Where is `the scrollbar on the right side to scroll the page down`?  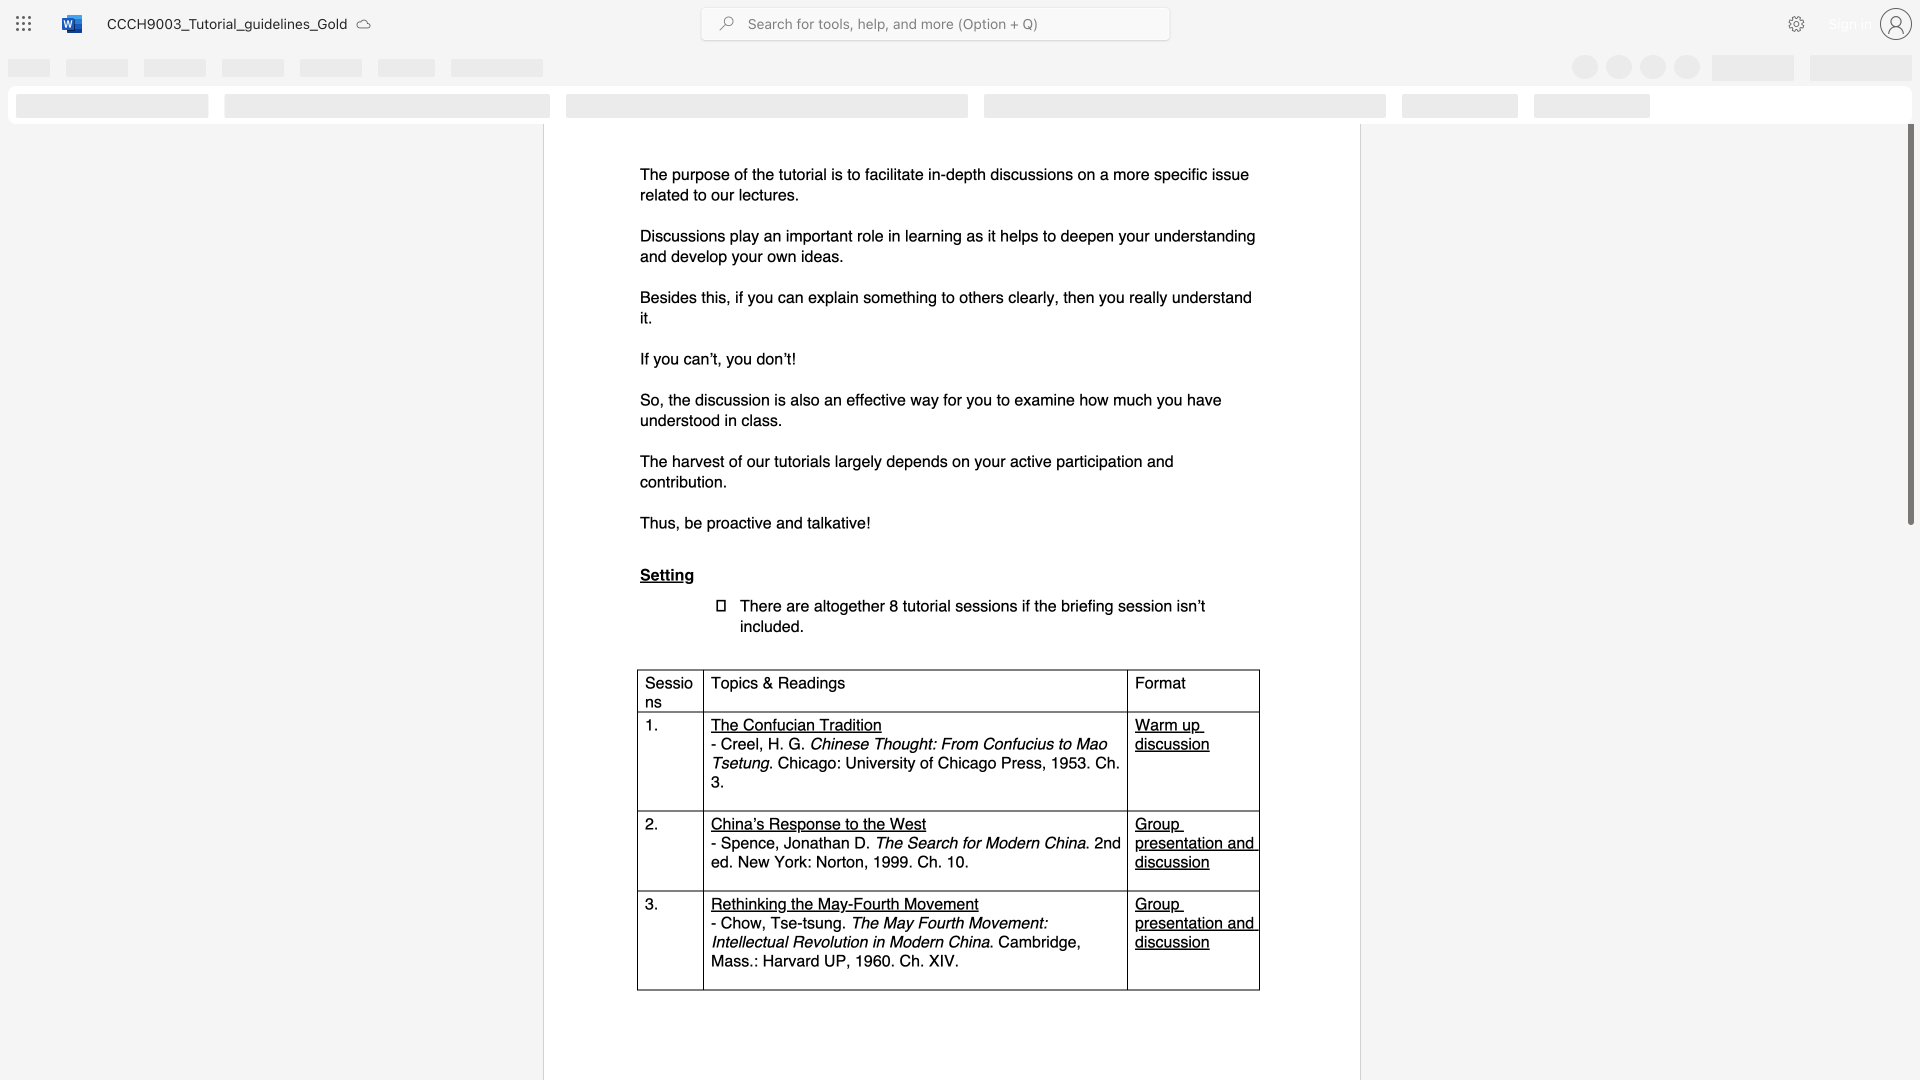 the scrollbar on the right side to scroll the page down is located at coordinates (1909, 869).